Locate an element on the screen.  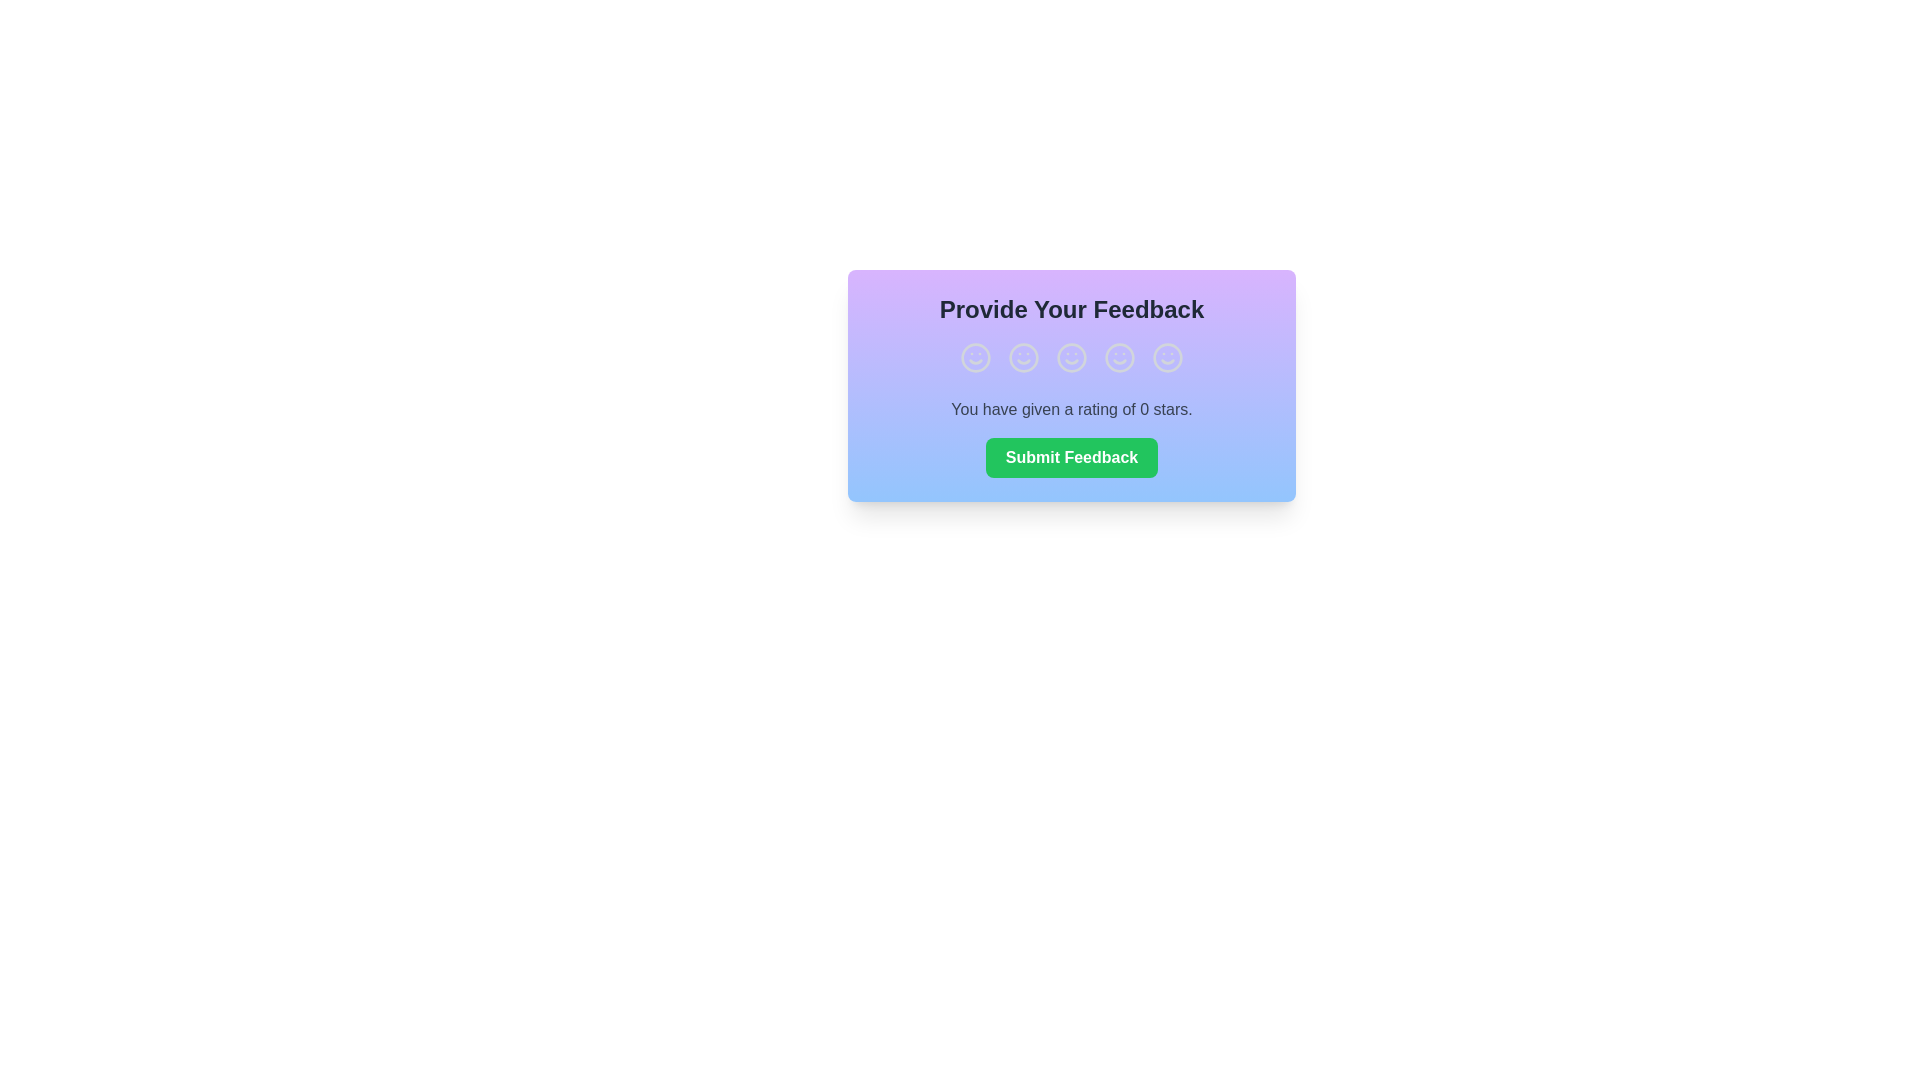
the smiley face corresponding to a rating of 3 is located at coordinates (1070, 357).